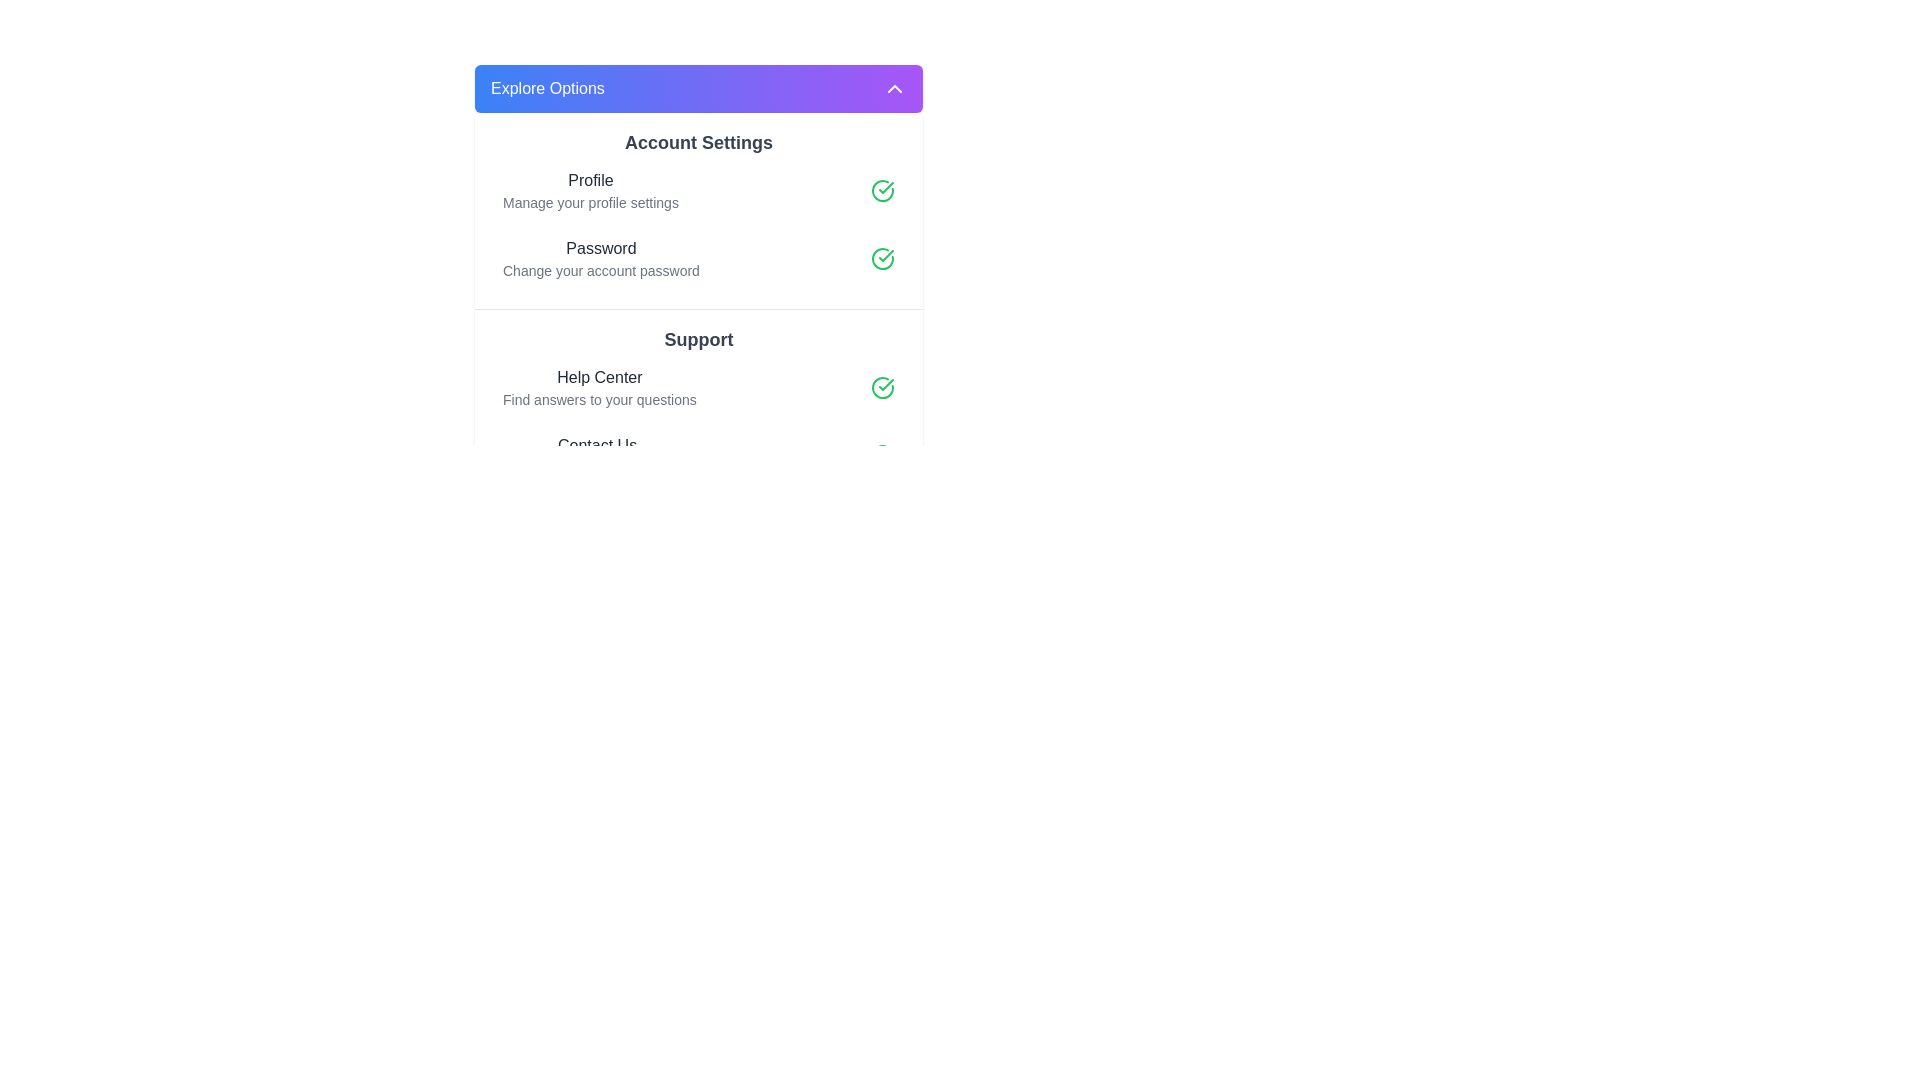  What do you see at coordinates (598, 378) in the screenshot?
I see `the static text label element displaying 'Help Center' which is styled in medium font weight and dark gray color, located within the content block heading 'Support'` at bounding box center [598, 378].